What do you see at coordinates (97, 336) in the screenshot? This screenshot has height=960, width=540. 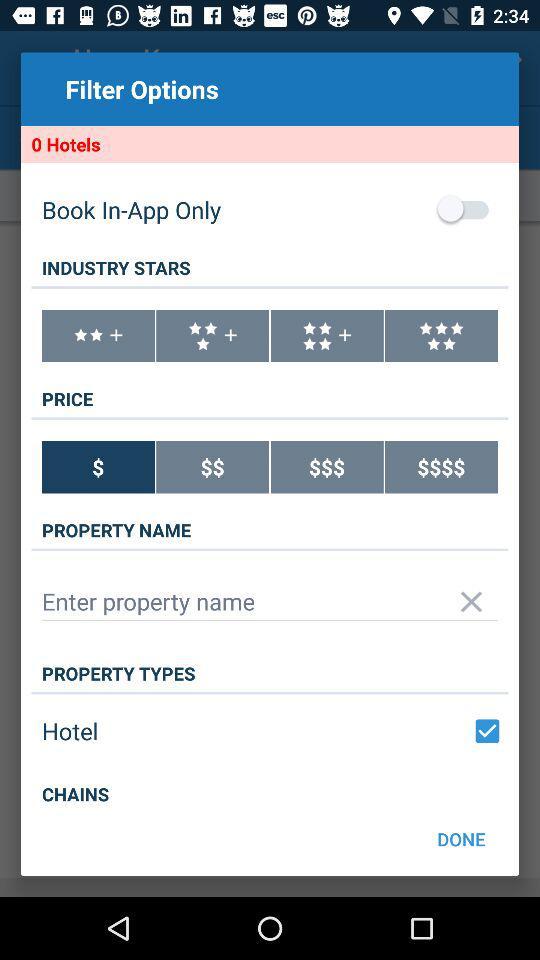 I see `two stars rating` at bounding box center [97, 336].